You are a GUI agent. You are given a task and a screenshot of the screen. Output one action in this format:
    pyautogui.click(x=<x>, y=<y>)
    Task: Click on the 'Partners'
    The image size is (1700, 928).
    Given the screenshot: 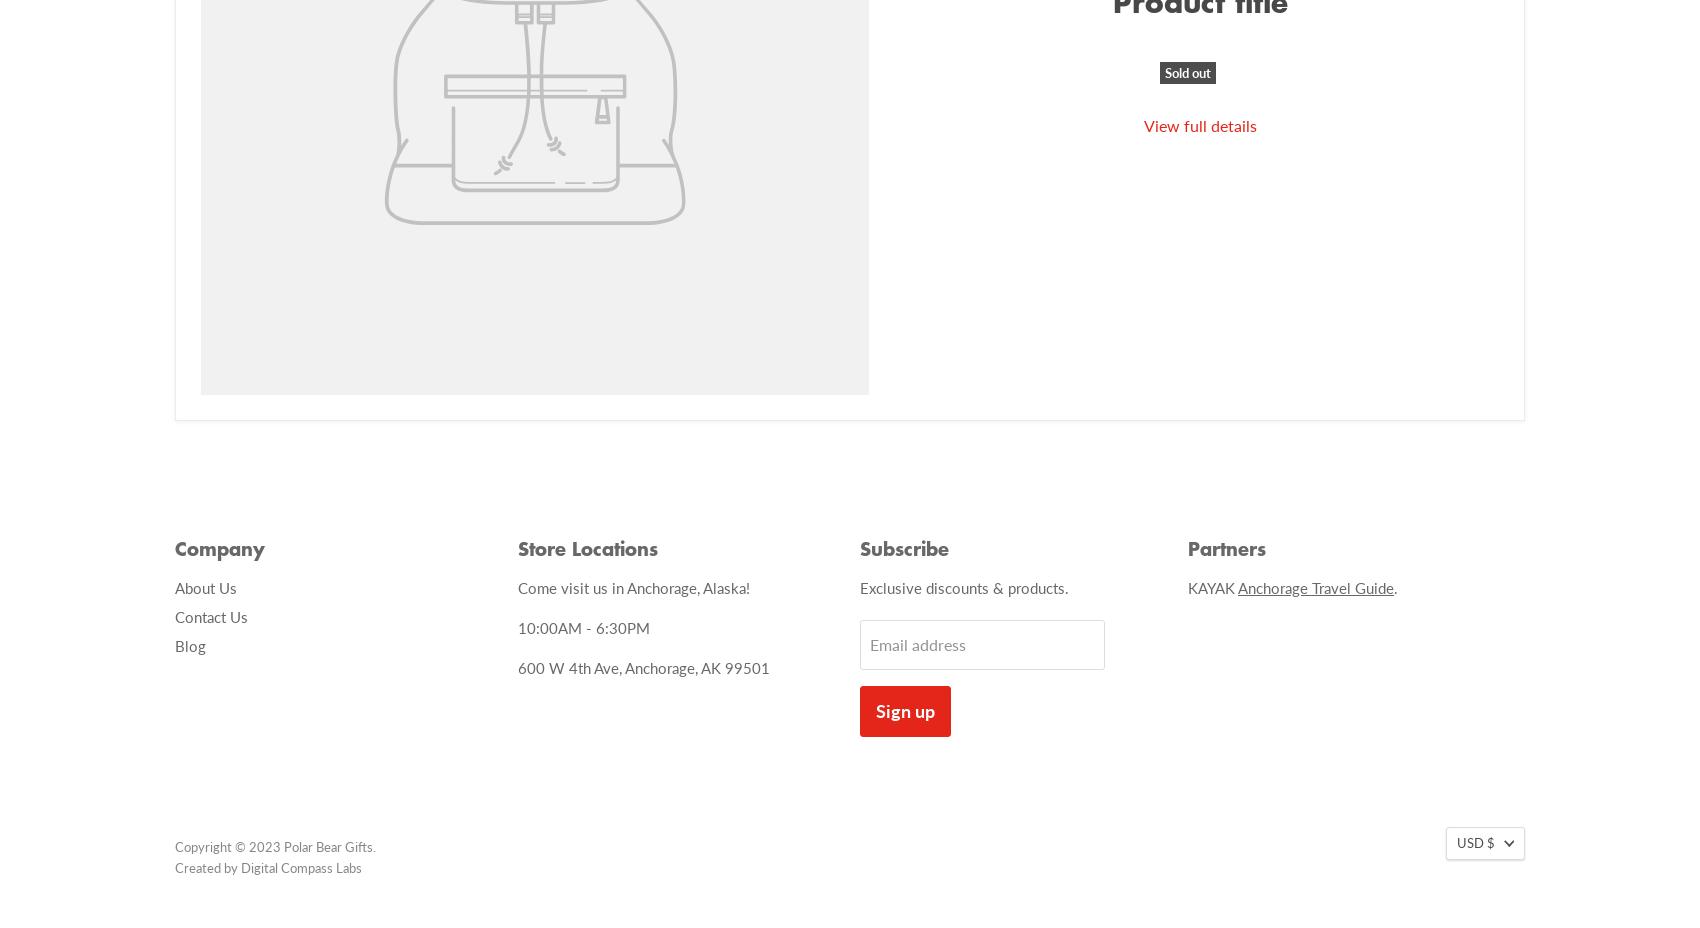 What is the action you would take?
    pyautogui.click(x=1226, y=546)
    